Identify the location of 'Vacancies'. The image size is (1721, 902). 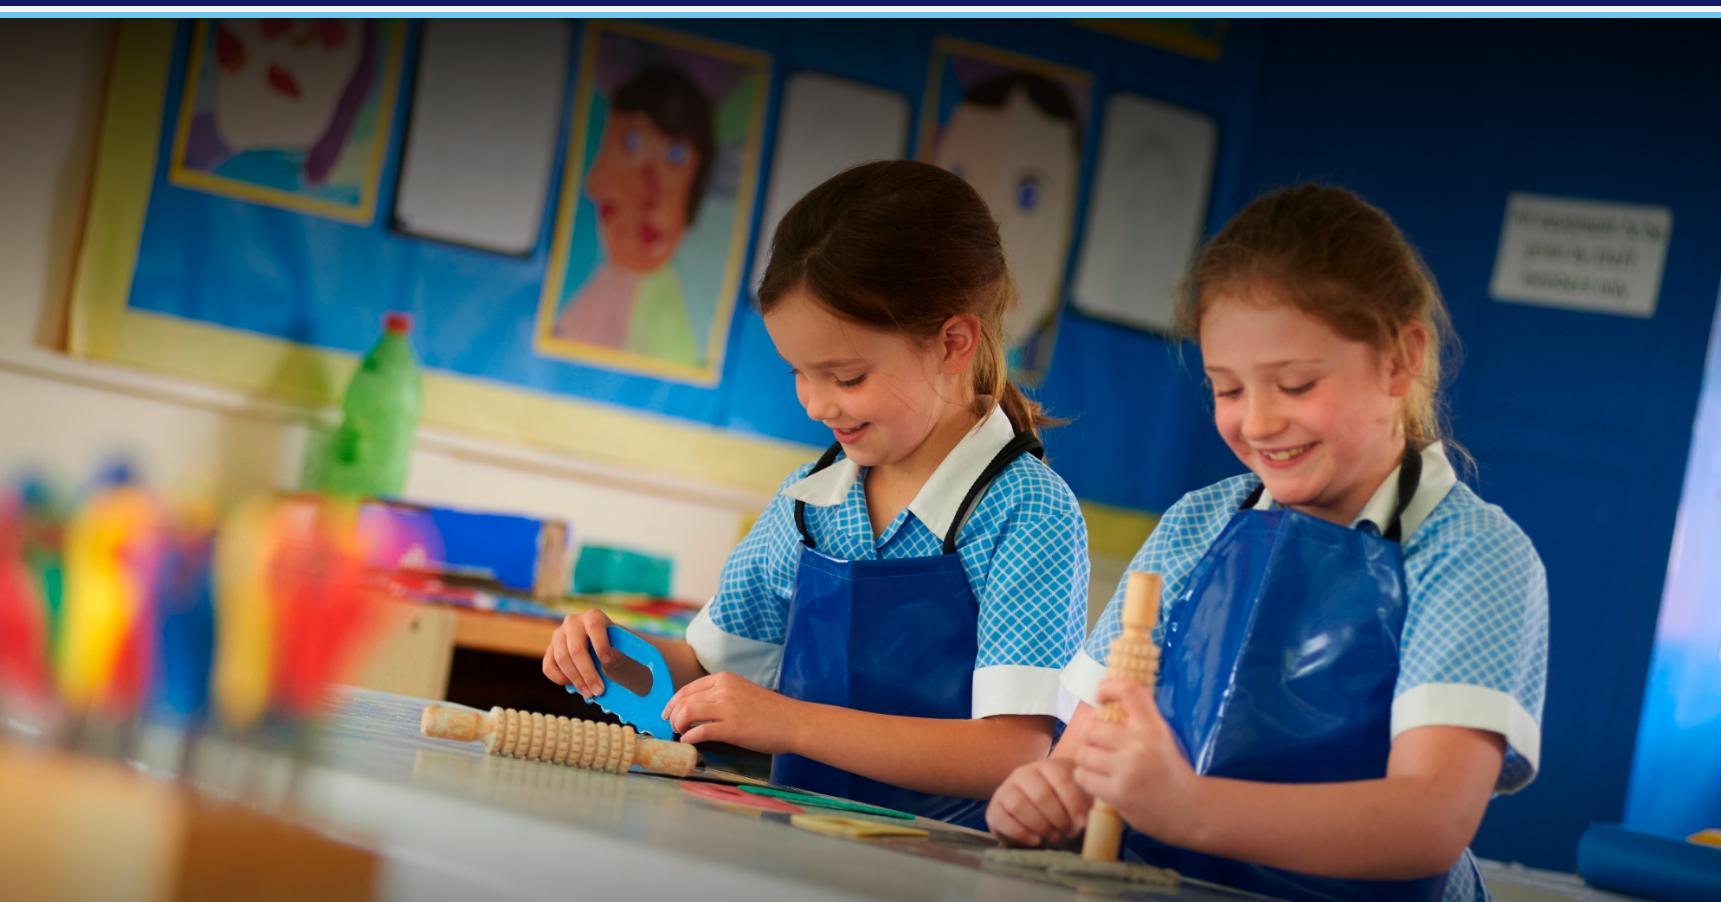
(1392, 260).